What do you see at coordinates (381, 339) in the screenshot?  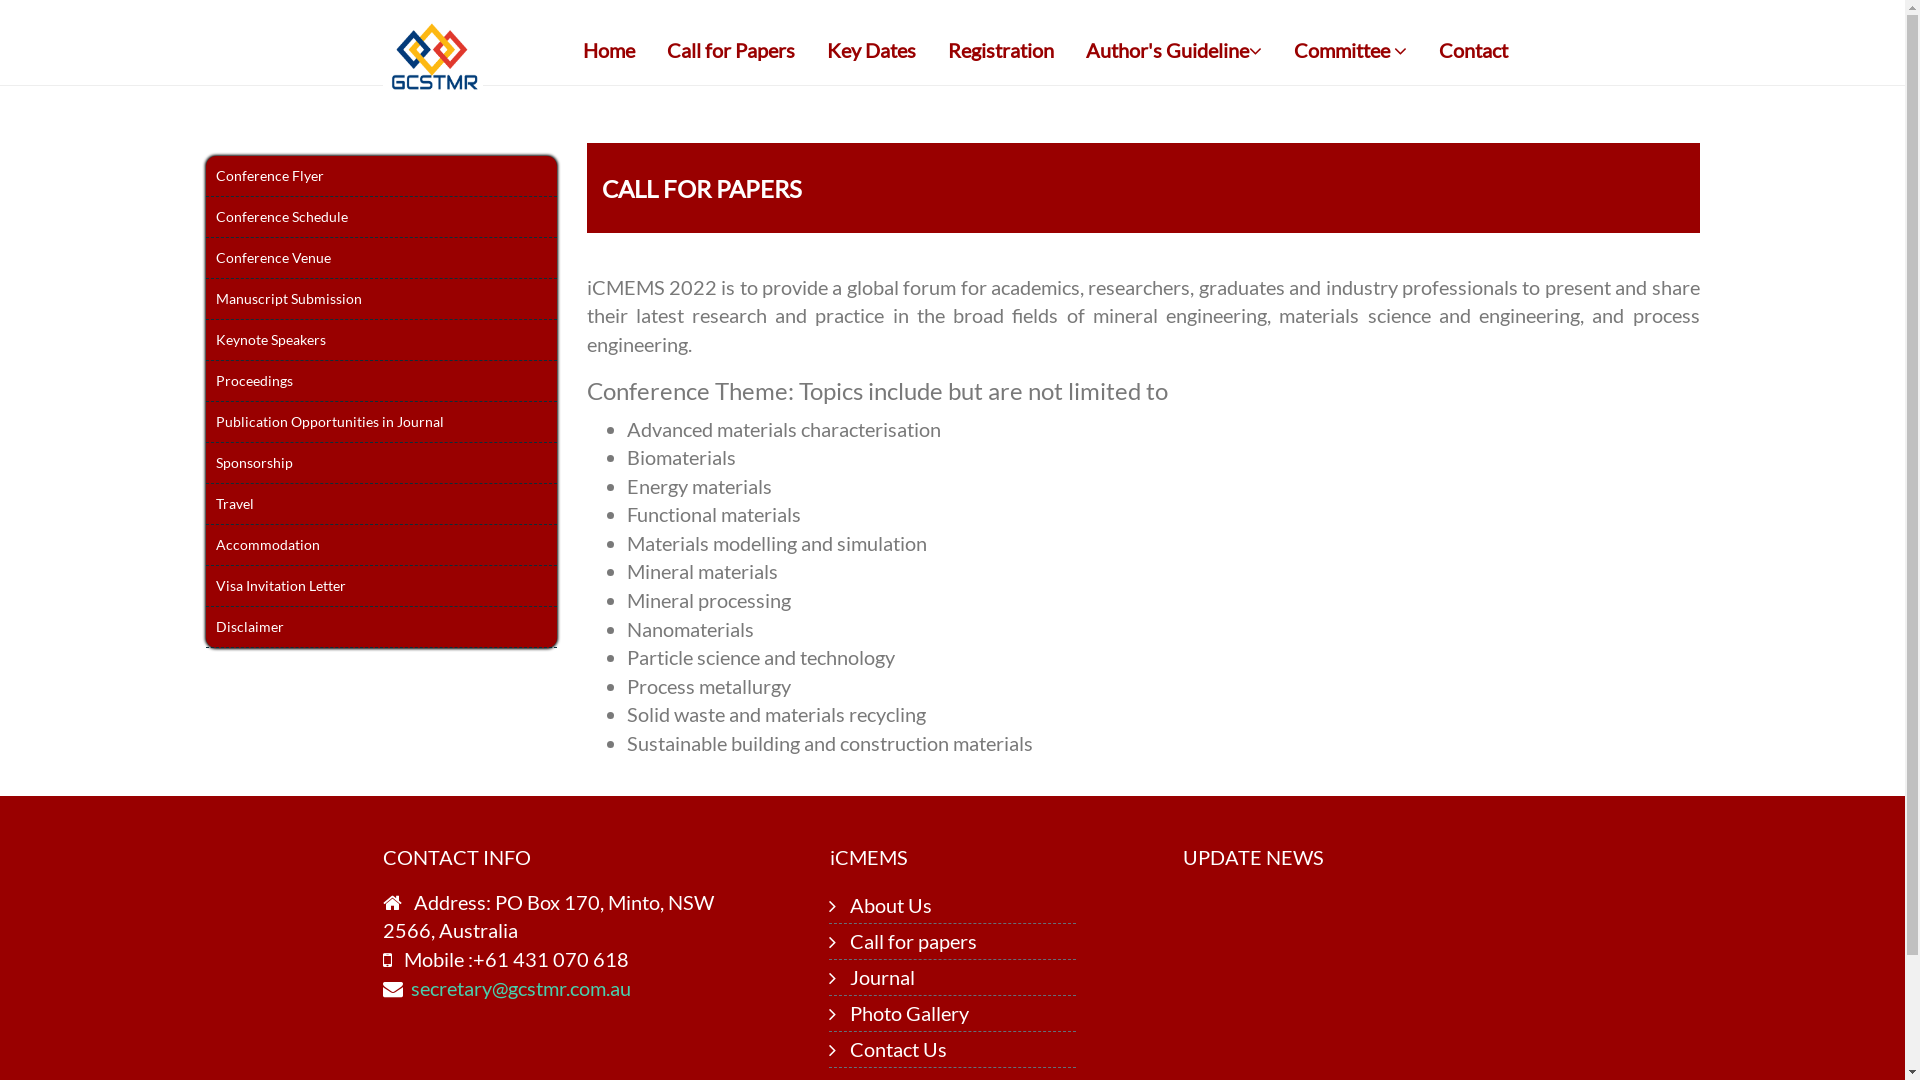 I see `'Keynote Speakers'` at bounding box center [381, 339].